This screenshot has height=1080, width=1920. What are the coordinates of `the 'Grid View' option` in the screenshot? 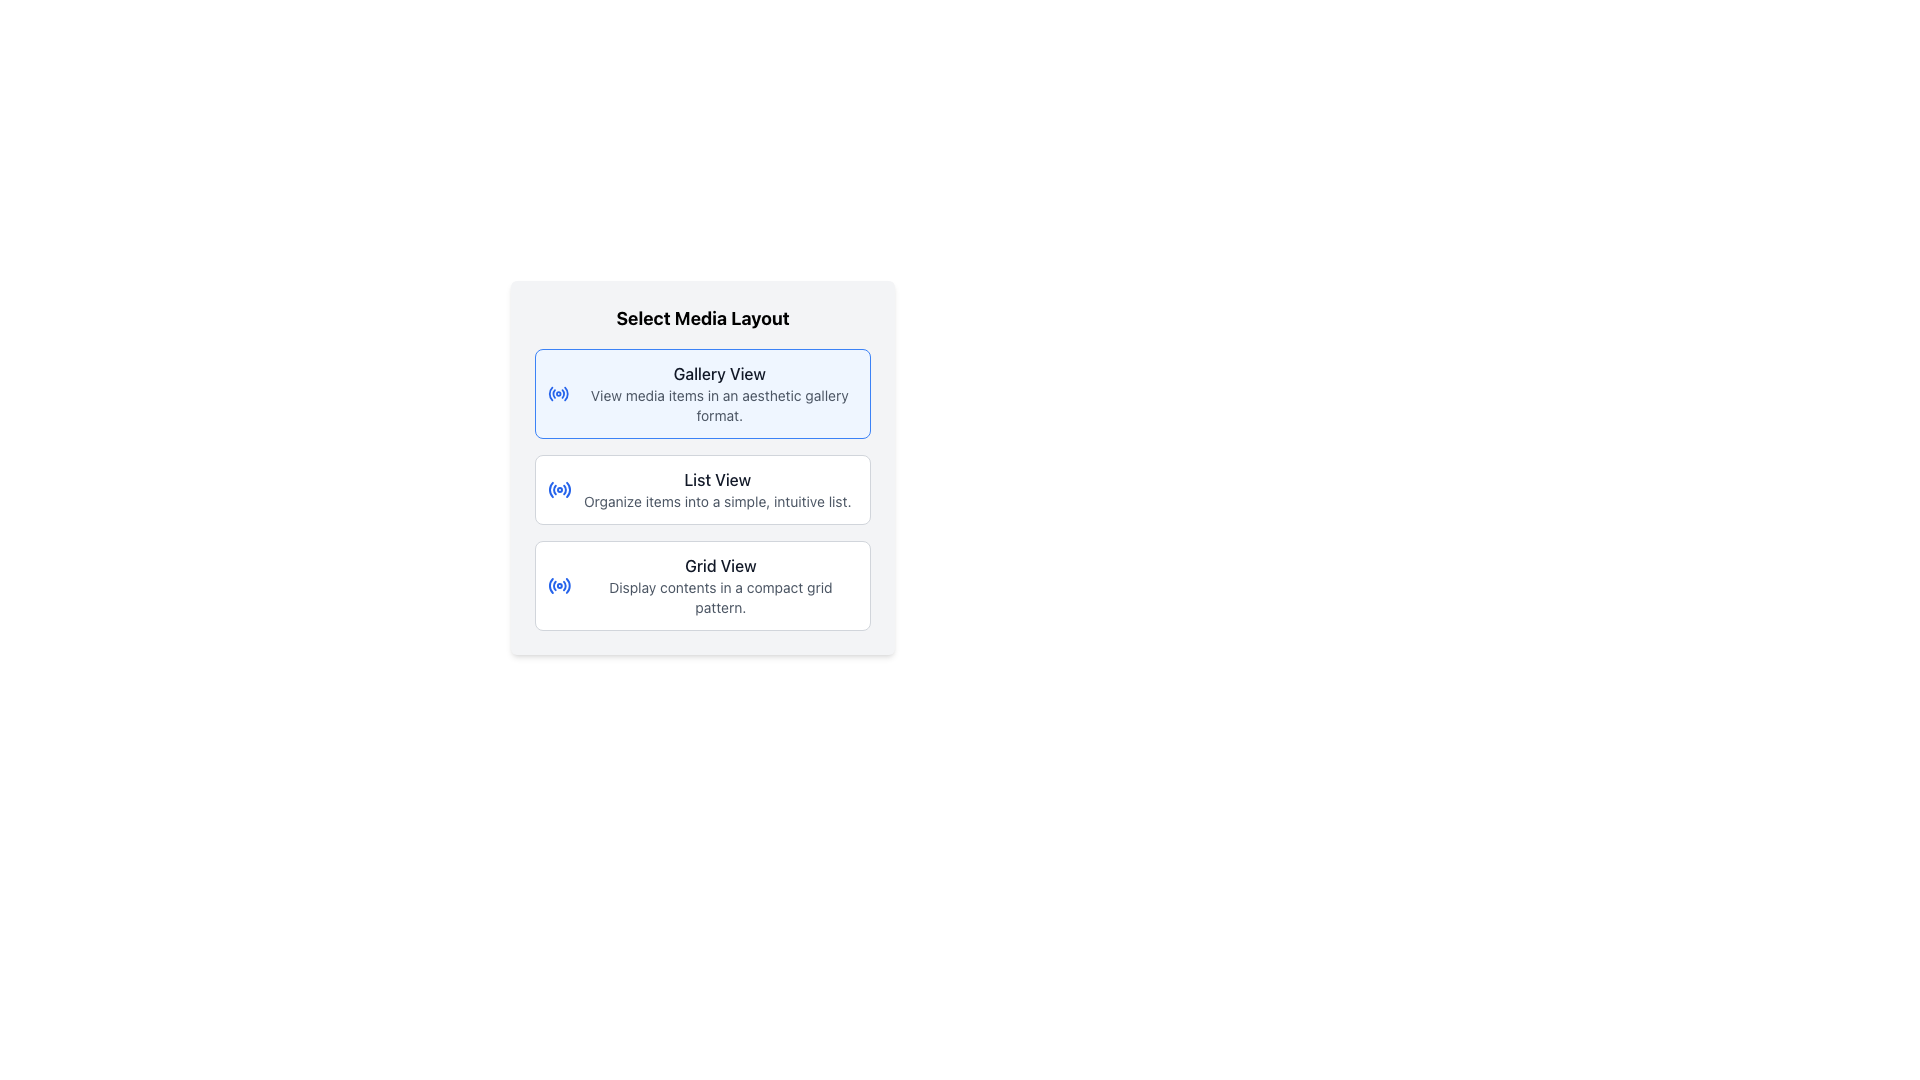 It's located at (720, 585).